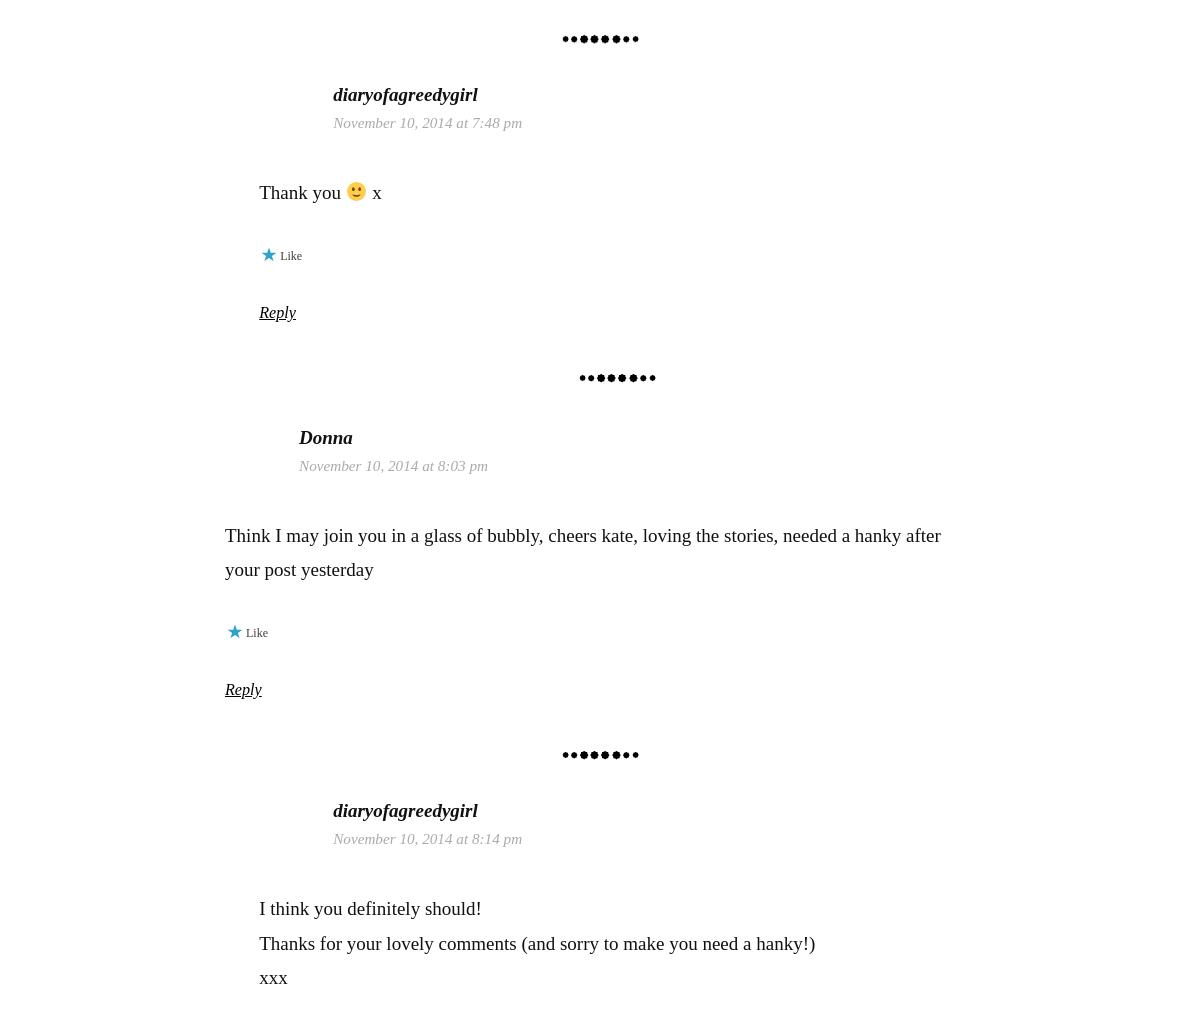 This screenshot has height=1022, width=1200. Describe the element at coordinates (333, 122) in the screenshot. I see `'November 10, 2014 at 7:48 pm'` at that location.